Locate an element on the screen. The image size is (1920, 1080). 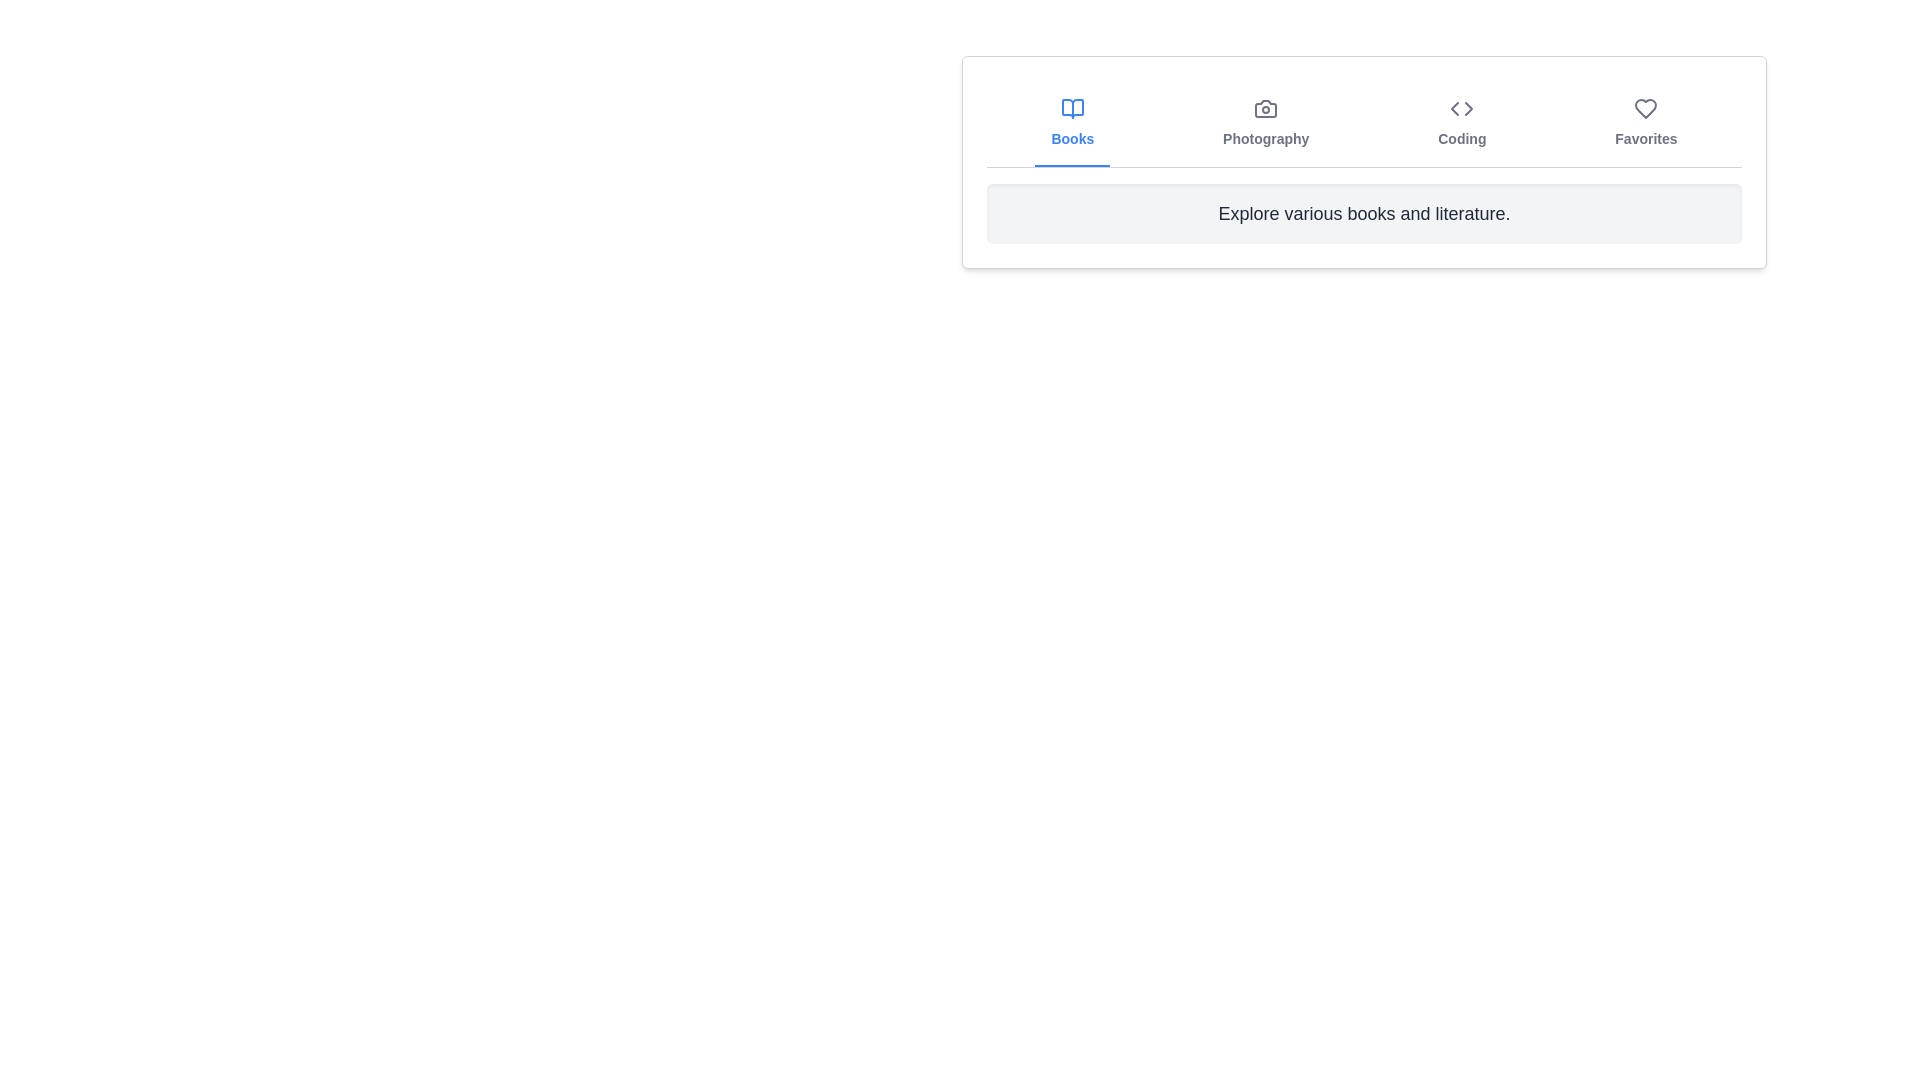
the 'Coding' navigation link, which is represented by a coding icon '<>' and the label 'Coding', located in the third position of the horizontal navigation bar is located at coordinates (1462, 123).